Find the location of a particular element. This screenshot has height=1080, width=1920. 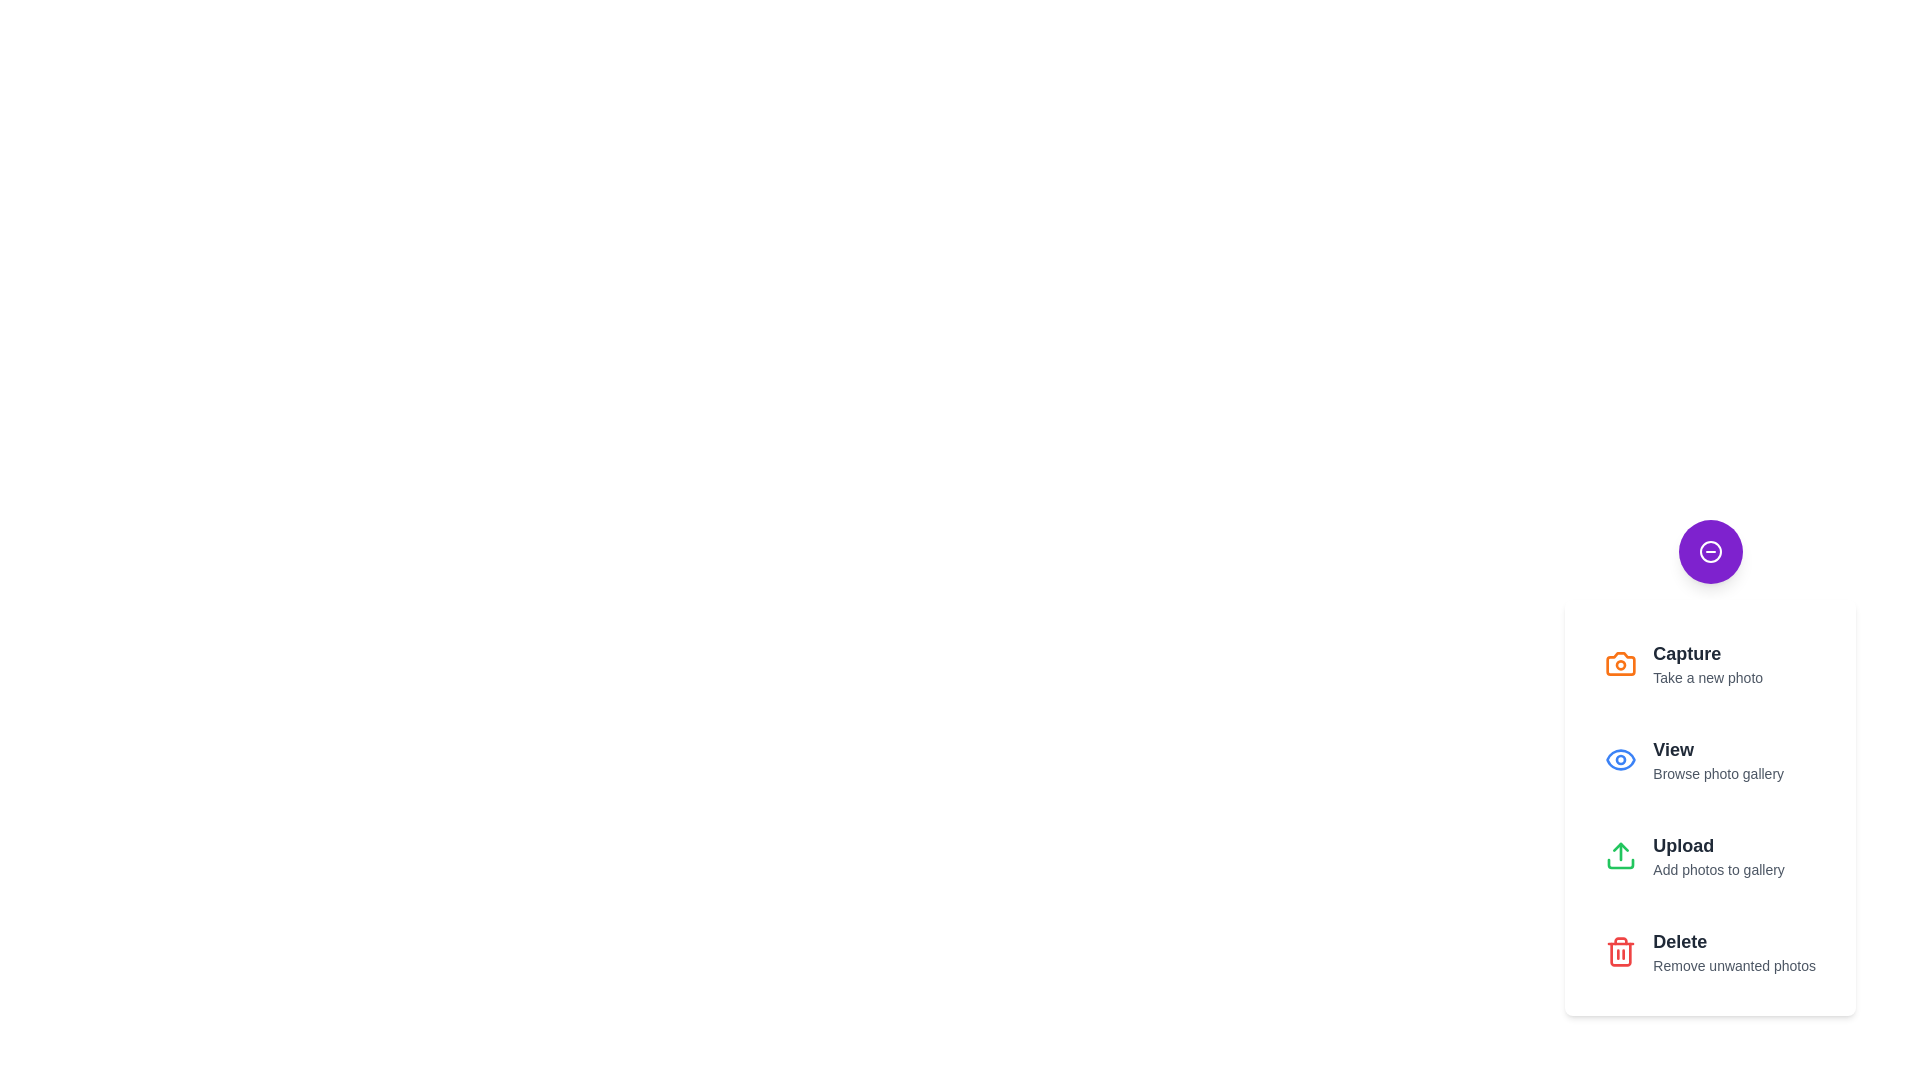

the 'View' button to browse the photo gallery is located at coordinates (1708, 759).